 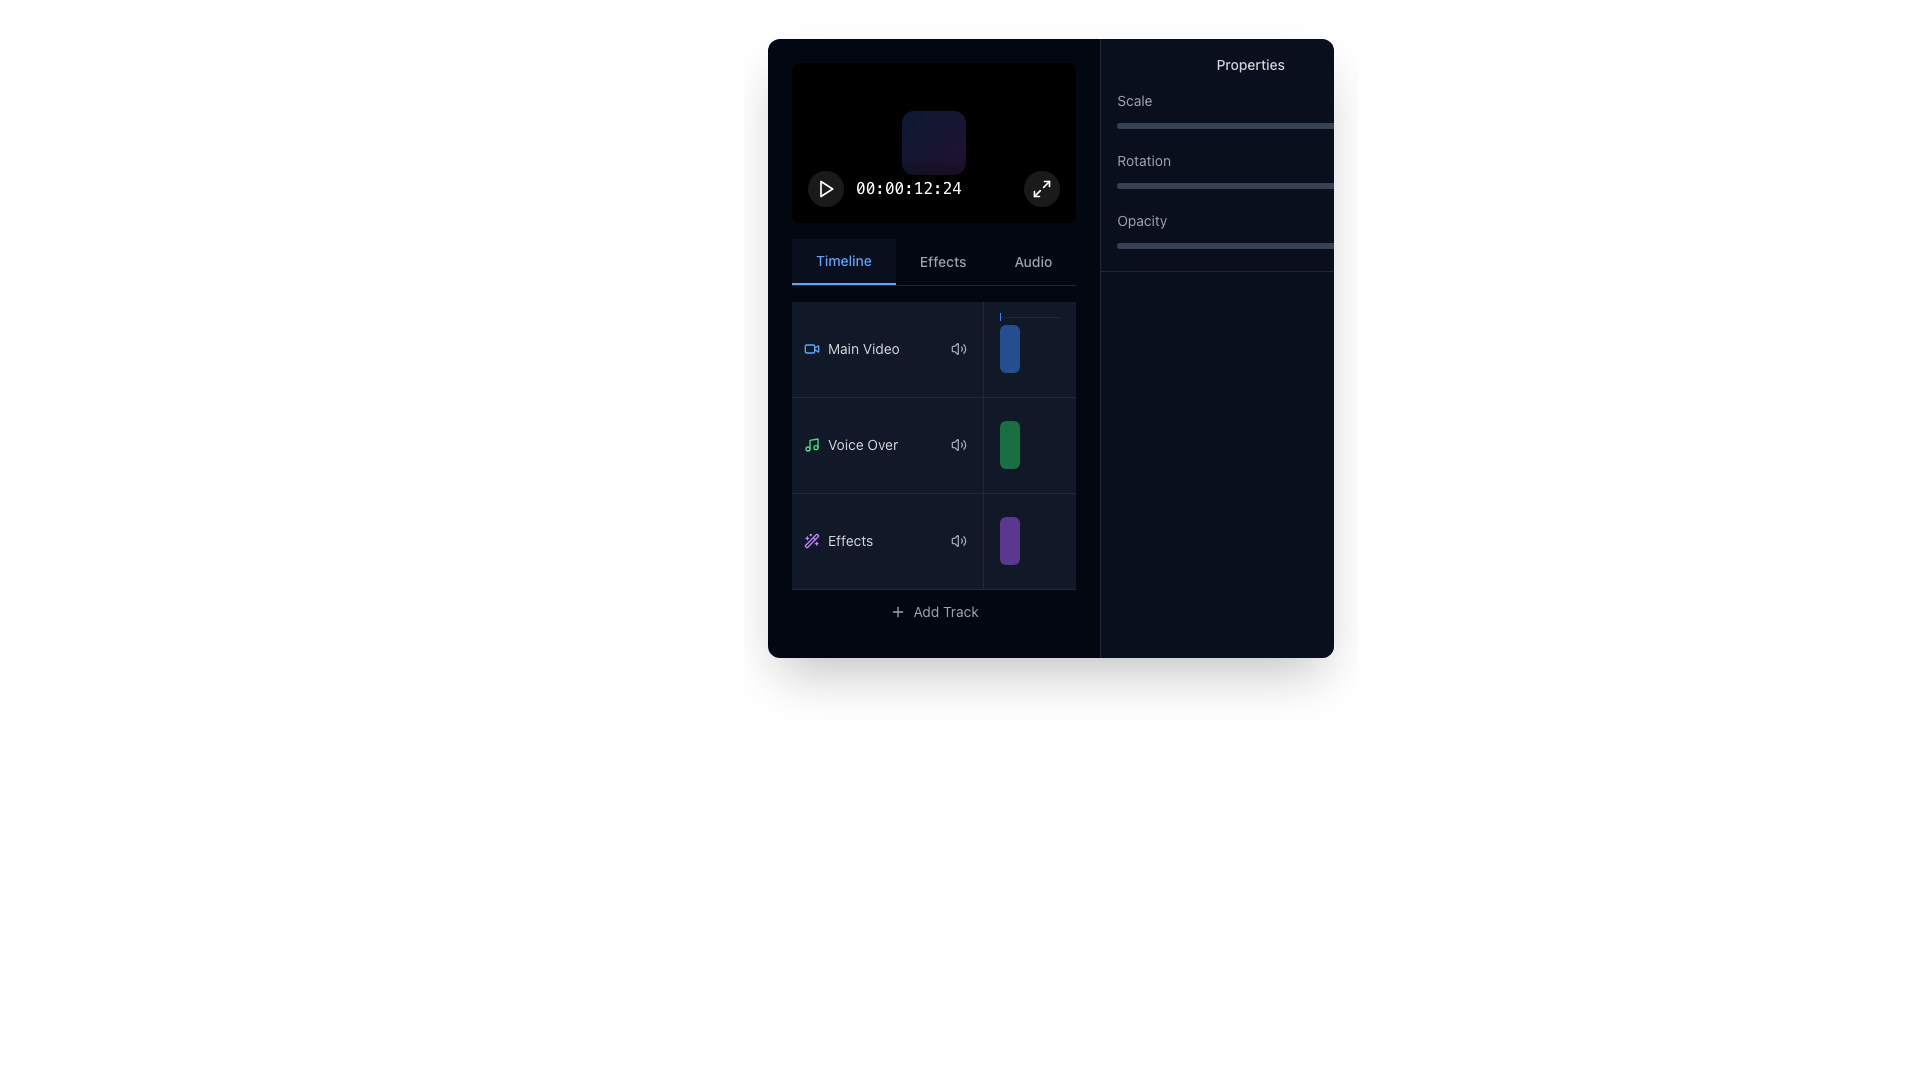 What do you see at coordinates (933, 467) in the screenshot?
I see `the 'Voice Over' list item in the audio and video tracks panel` at bounding box center [933, 467].